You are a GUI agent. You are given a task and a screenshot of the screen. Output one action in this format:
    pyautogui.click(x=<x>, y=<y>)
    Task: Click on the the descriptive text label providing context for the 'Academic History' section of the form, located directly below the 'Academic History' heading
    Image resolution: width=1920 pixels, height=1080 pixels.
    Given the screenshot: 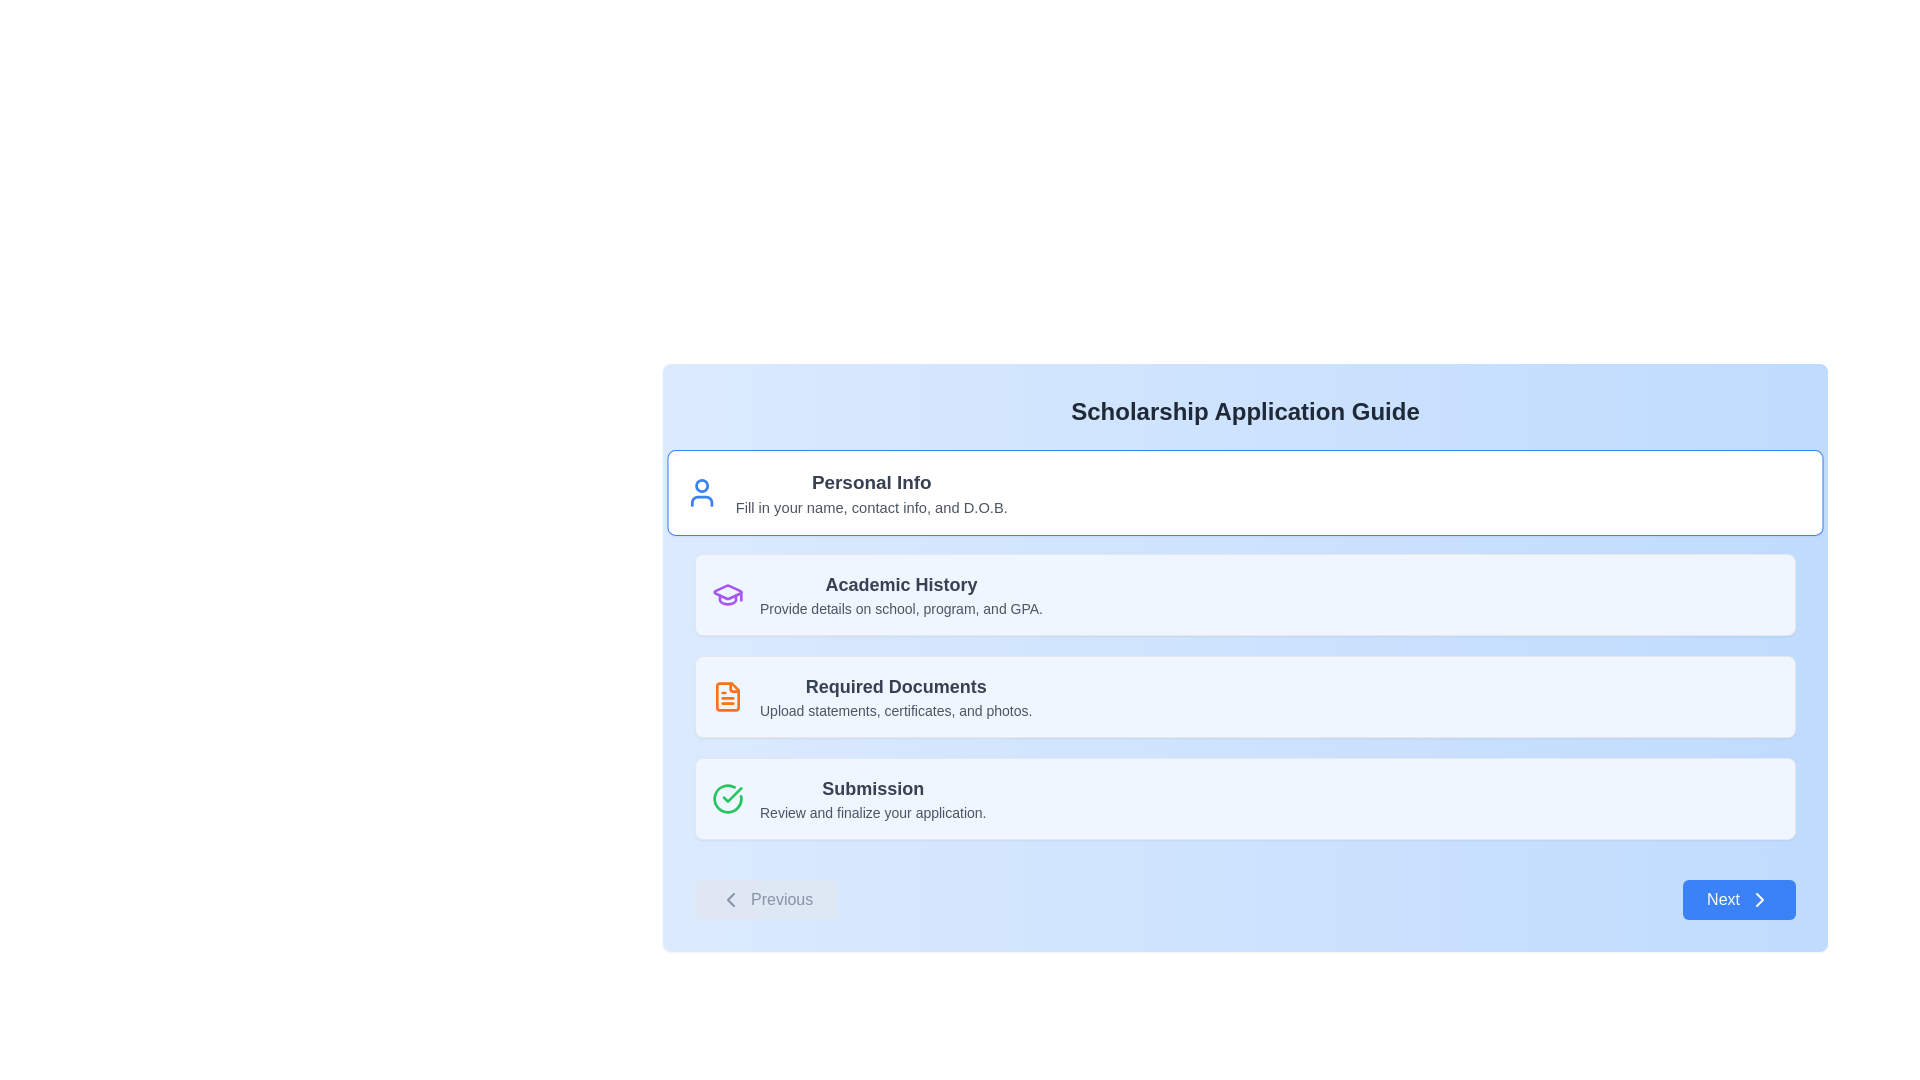 What is the action you would take?
    pyautogui.click(x=900, y=608)
    